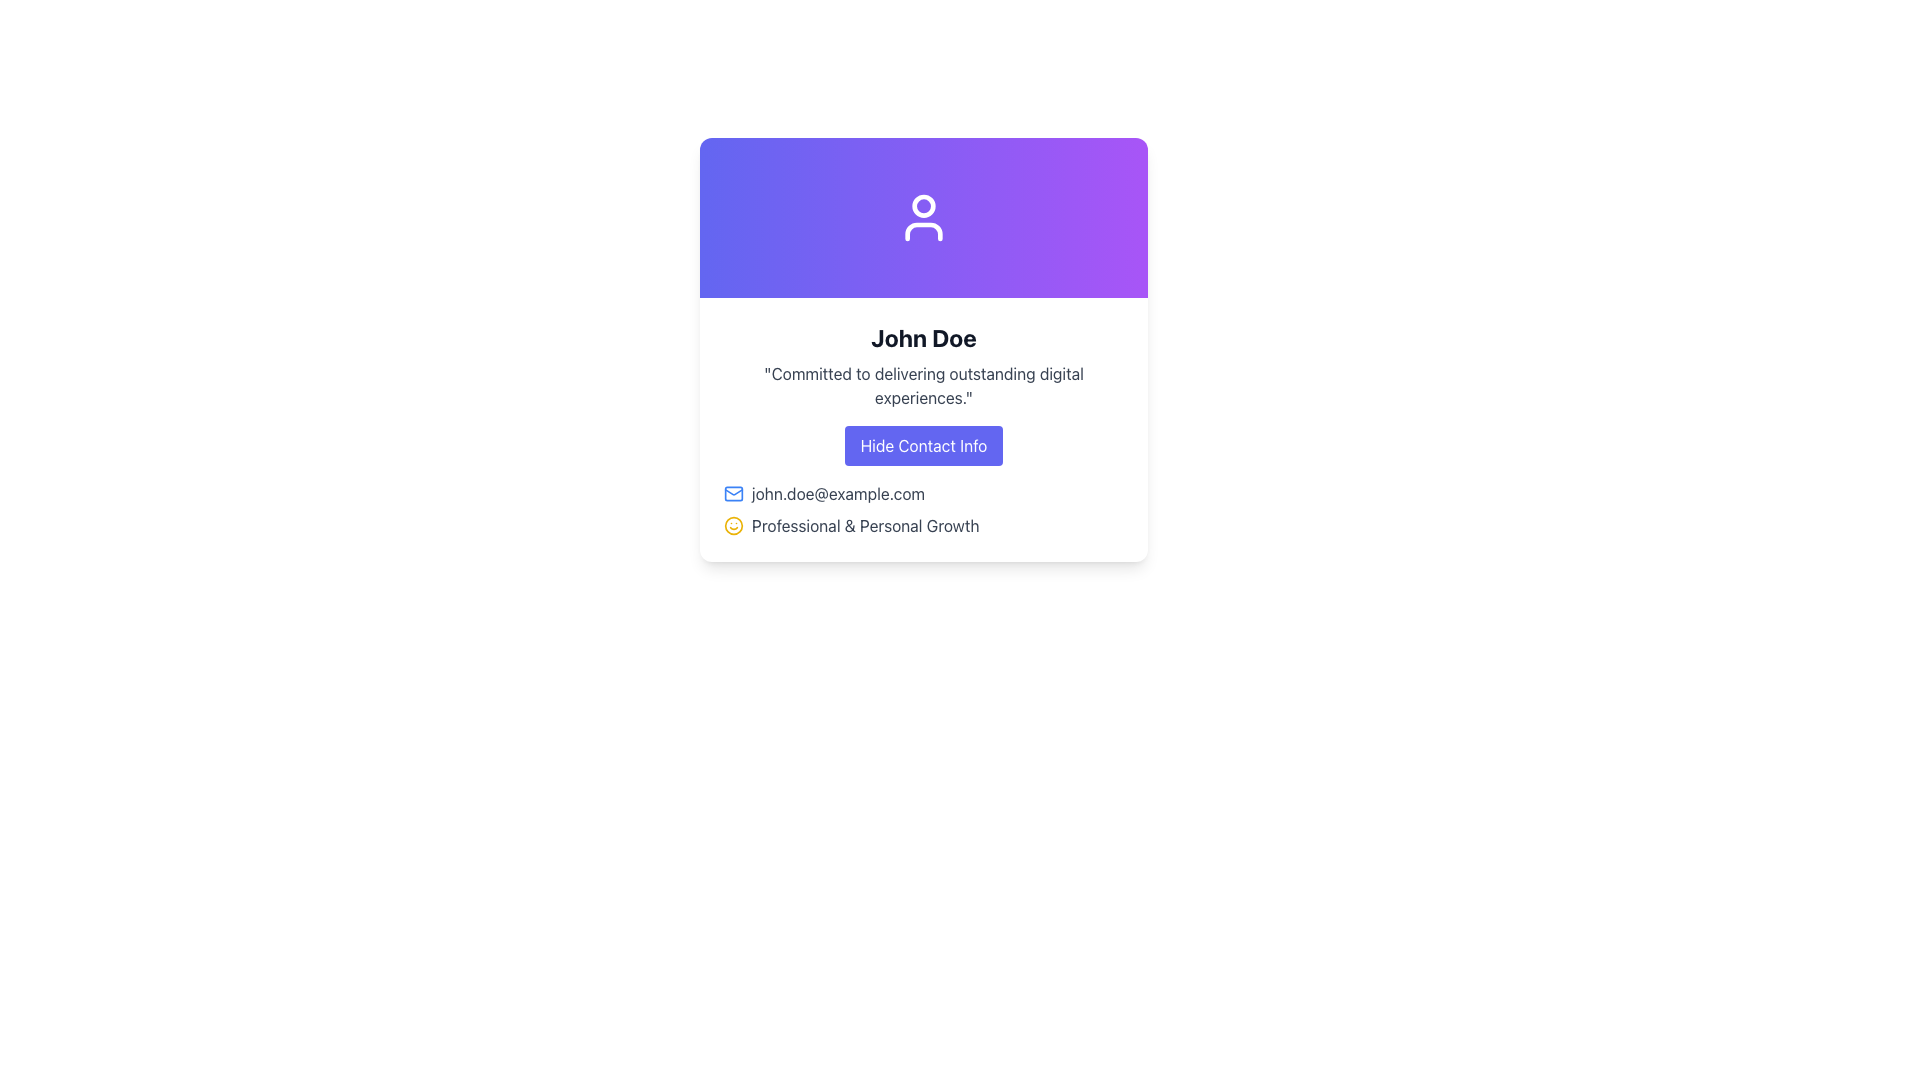  I want to click on the vector graphic element in the SVG that resembles an envelope's flap, located to the left of the email address 'john.doe@example.com', so click(733, 492).